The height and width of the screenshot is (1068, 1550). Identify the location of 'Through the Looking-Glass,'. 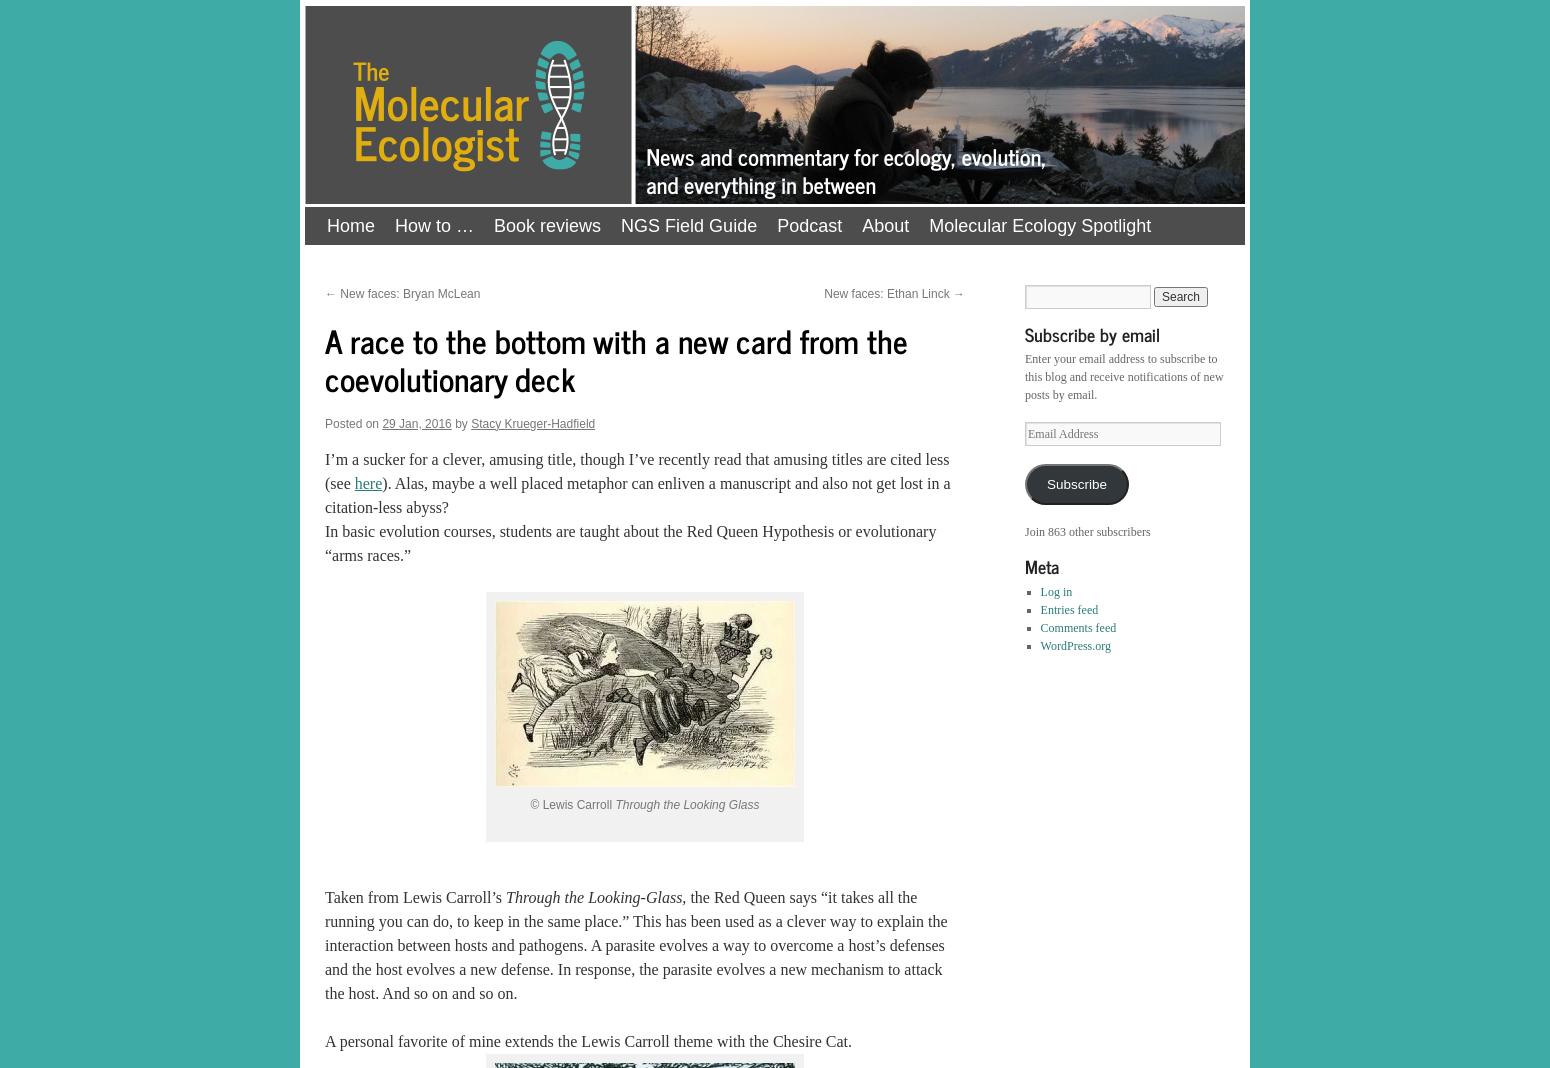
(597, 895).